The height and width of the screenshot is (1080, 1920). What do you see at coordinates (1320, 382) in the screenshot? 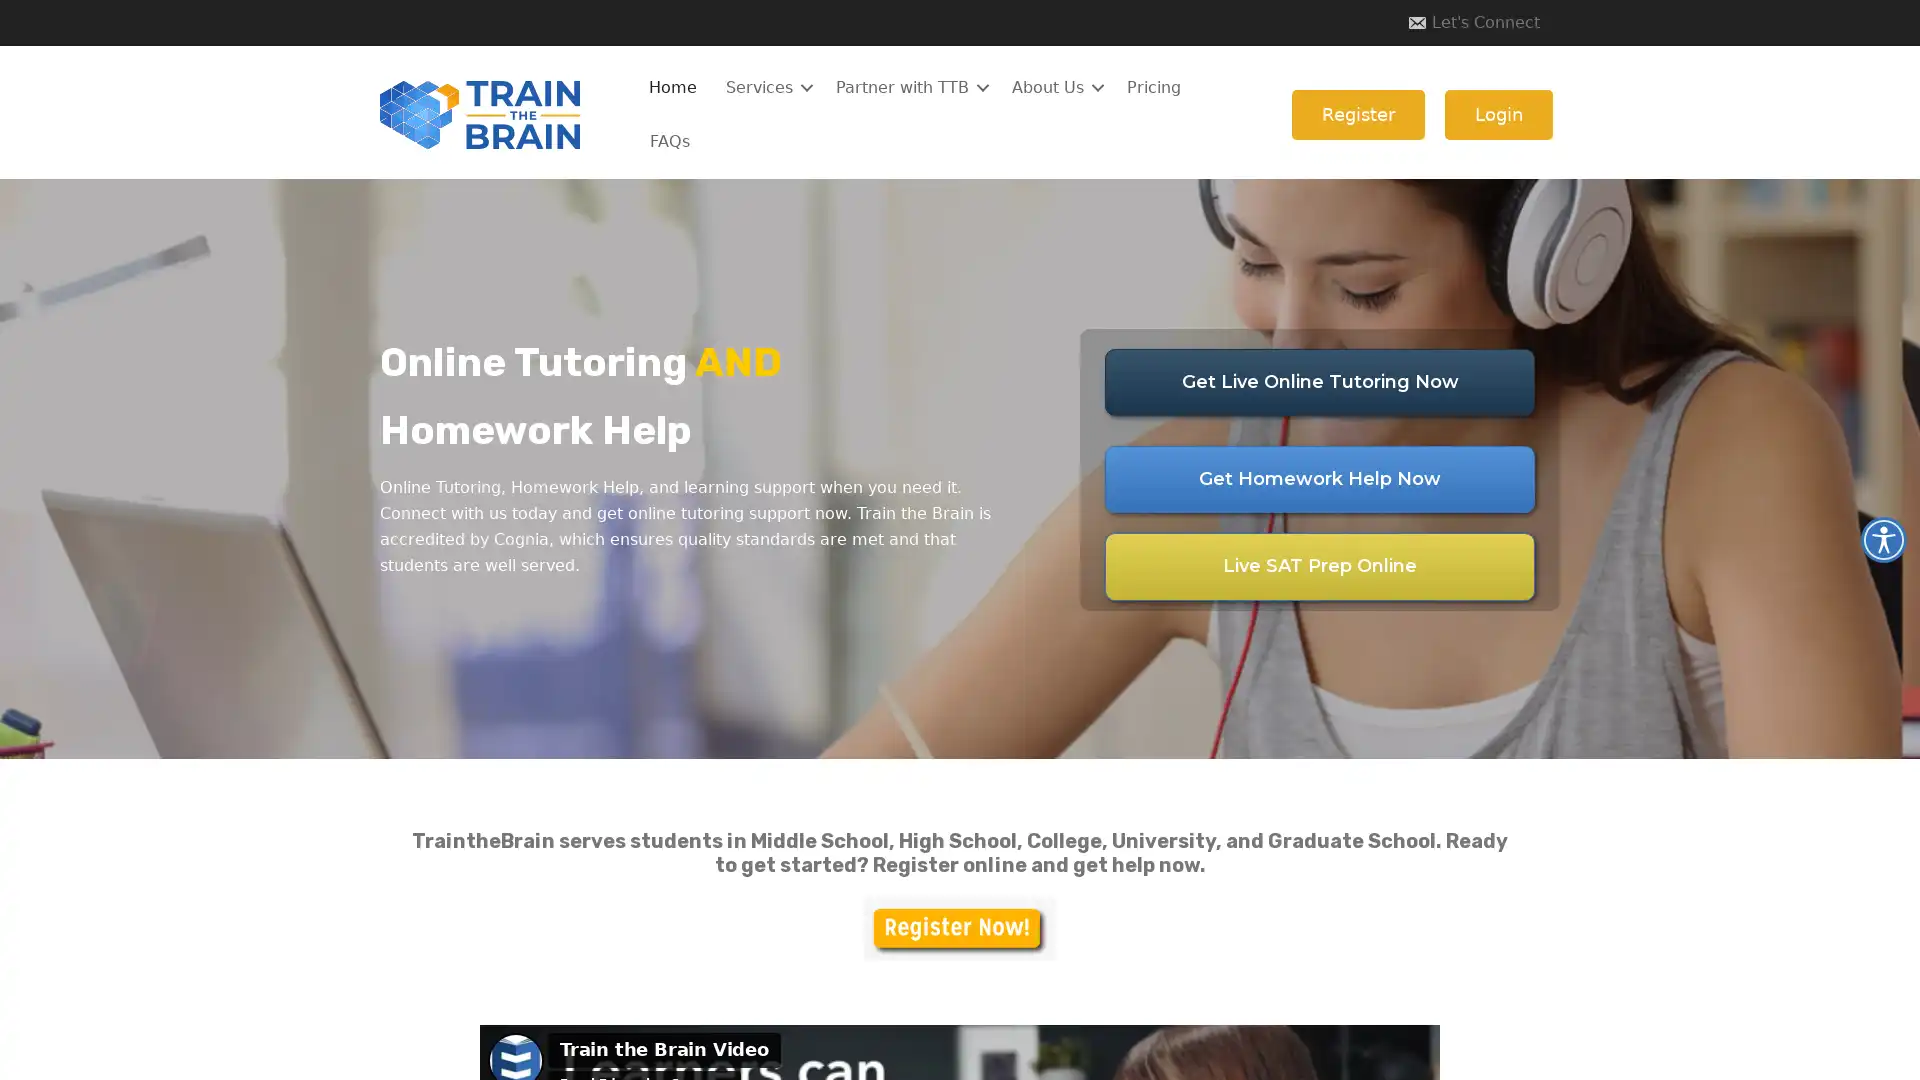
I see `Get Live Online Tutoring Now` at bounding box center [1320, 382].